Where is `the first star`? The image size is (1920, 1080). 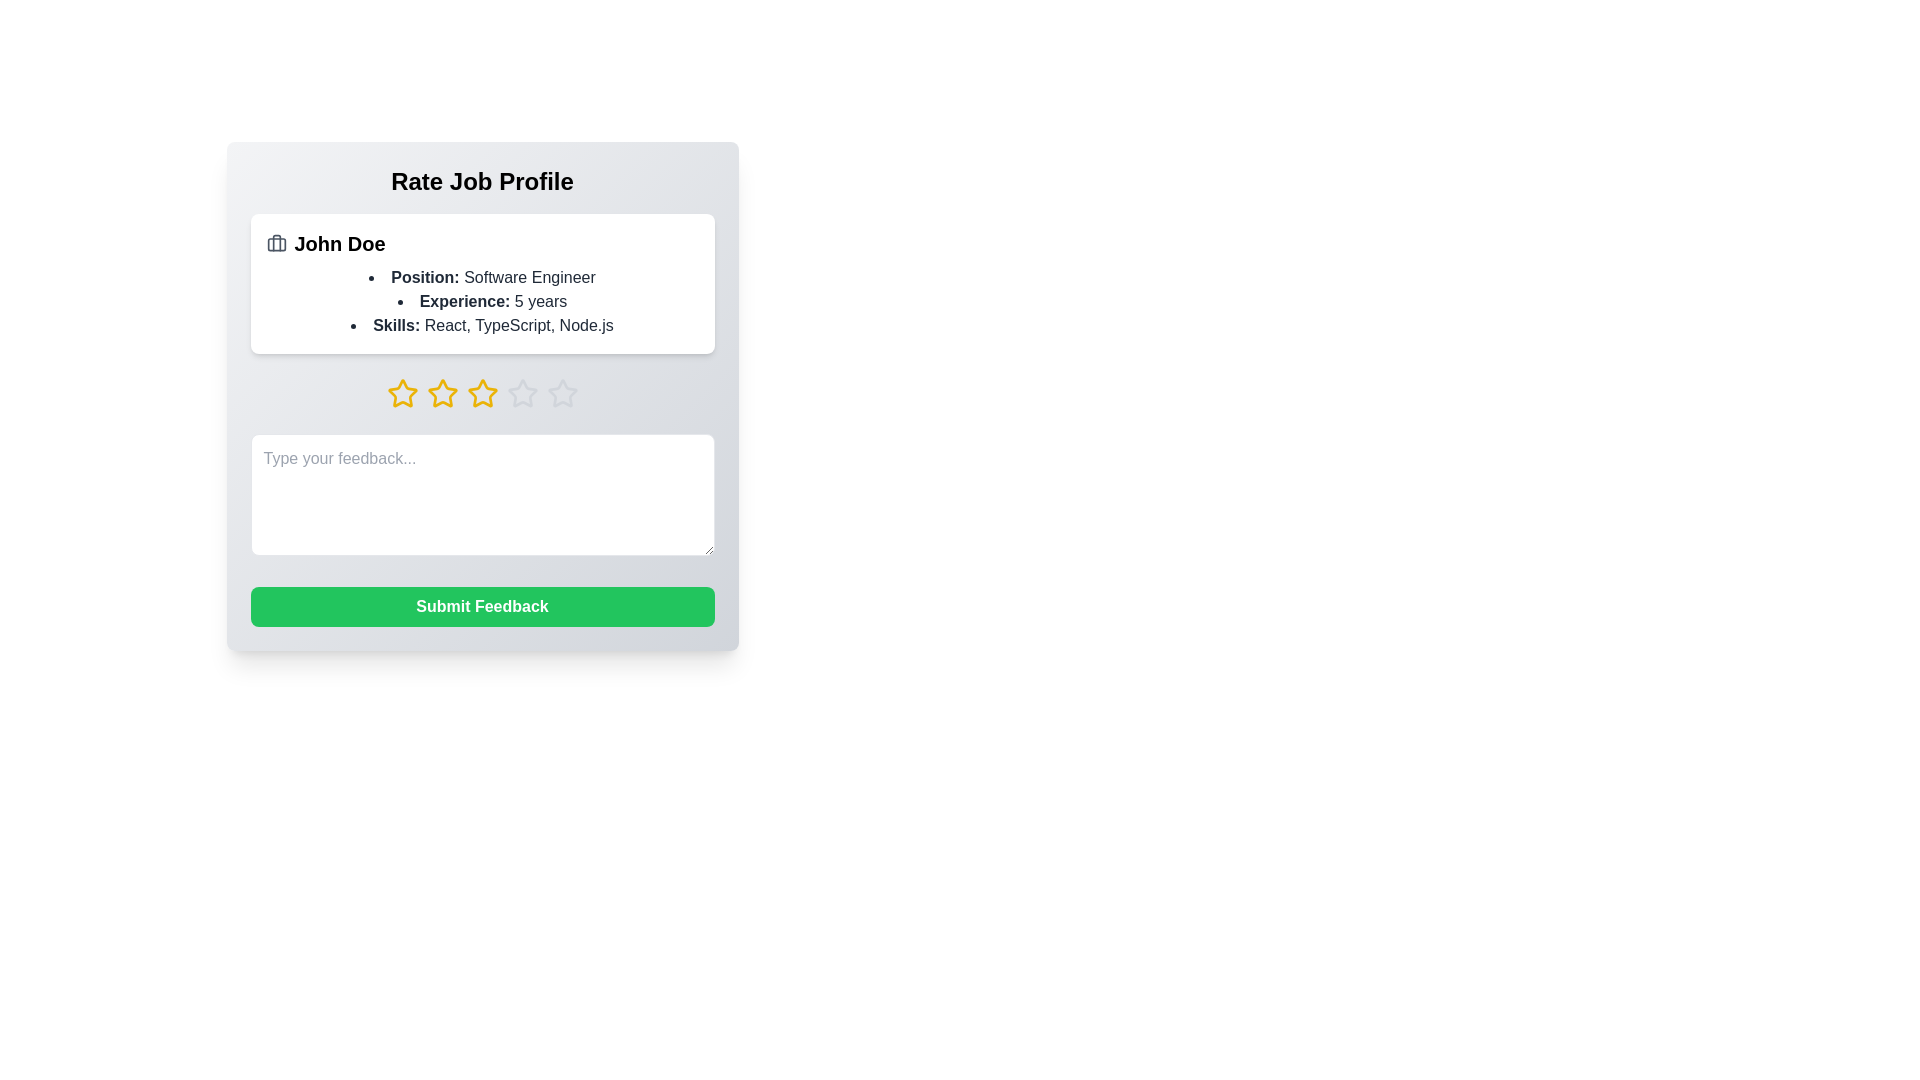 the first star is located at coordinates (401, 393).